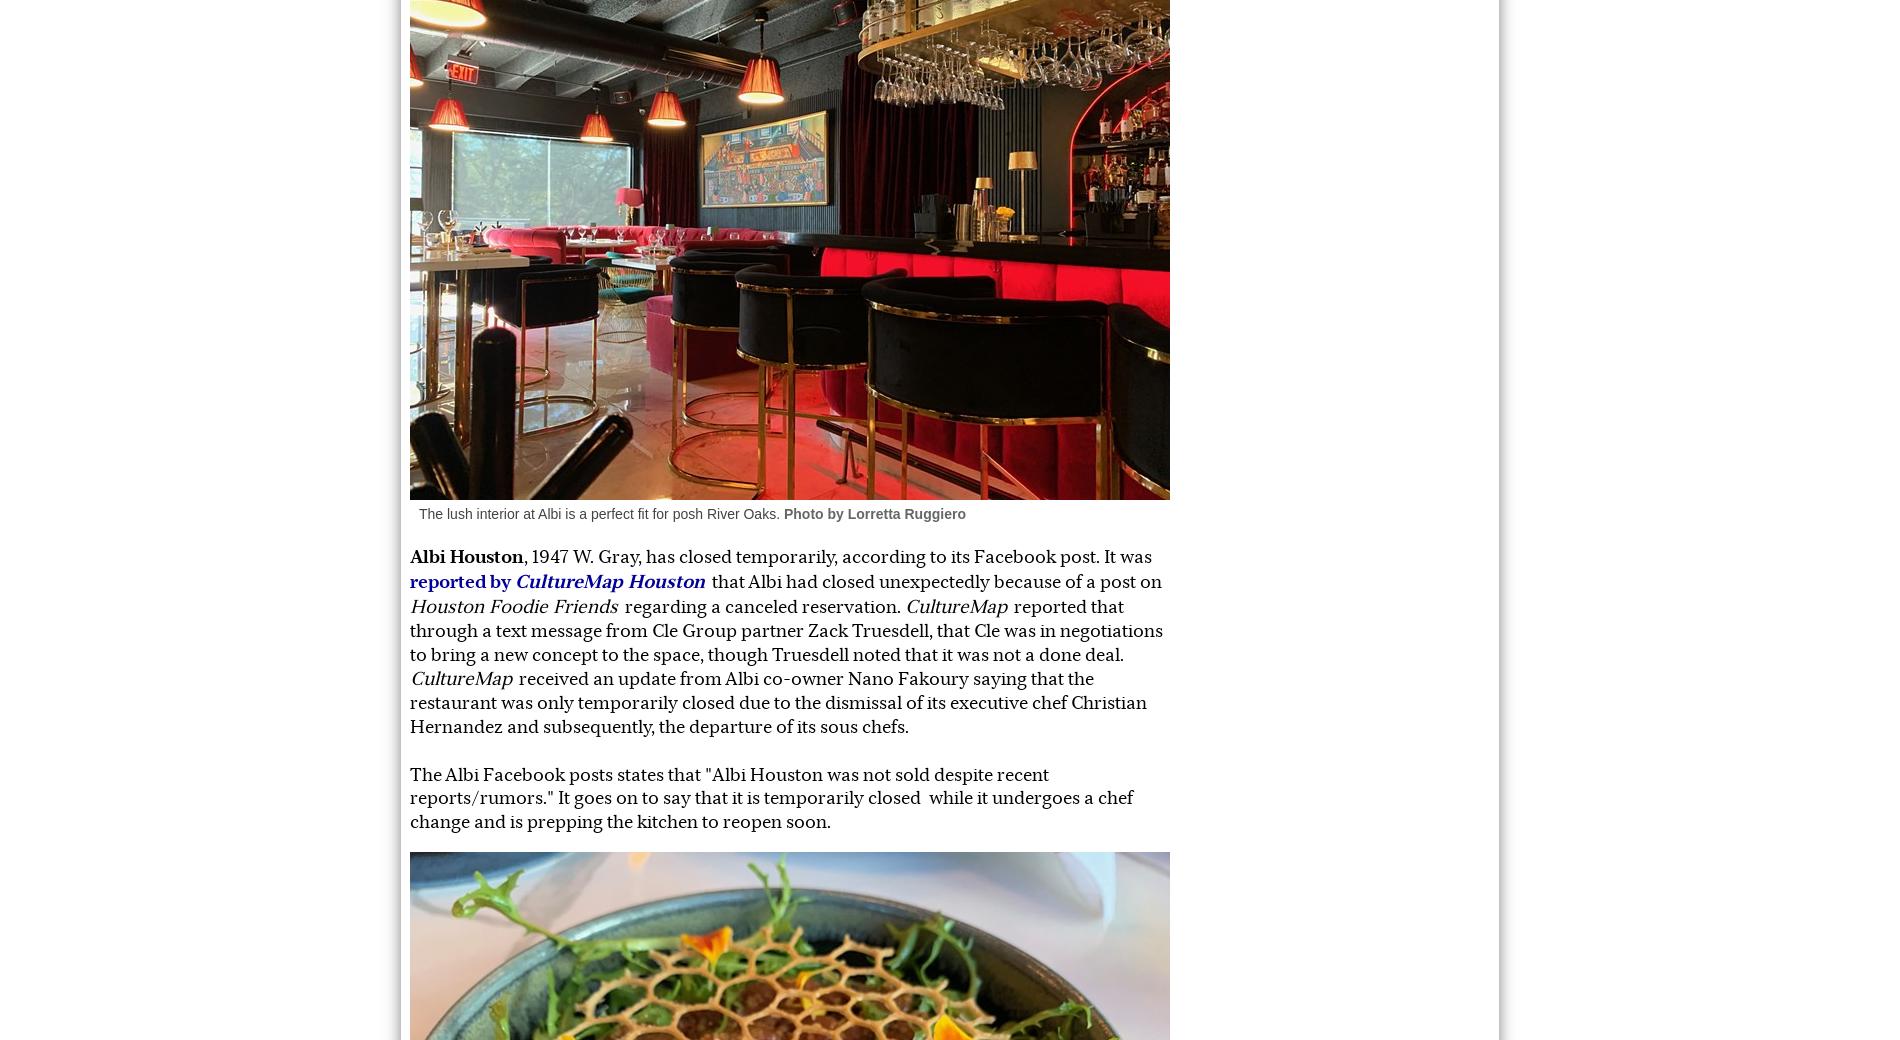 The width and height of the screenshot is (1900, 1040). I want to click on 'that Albi had closed unexpectedly because of a post on', so click(933, 580).